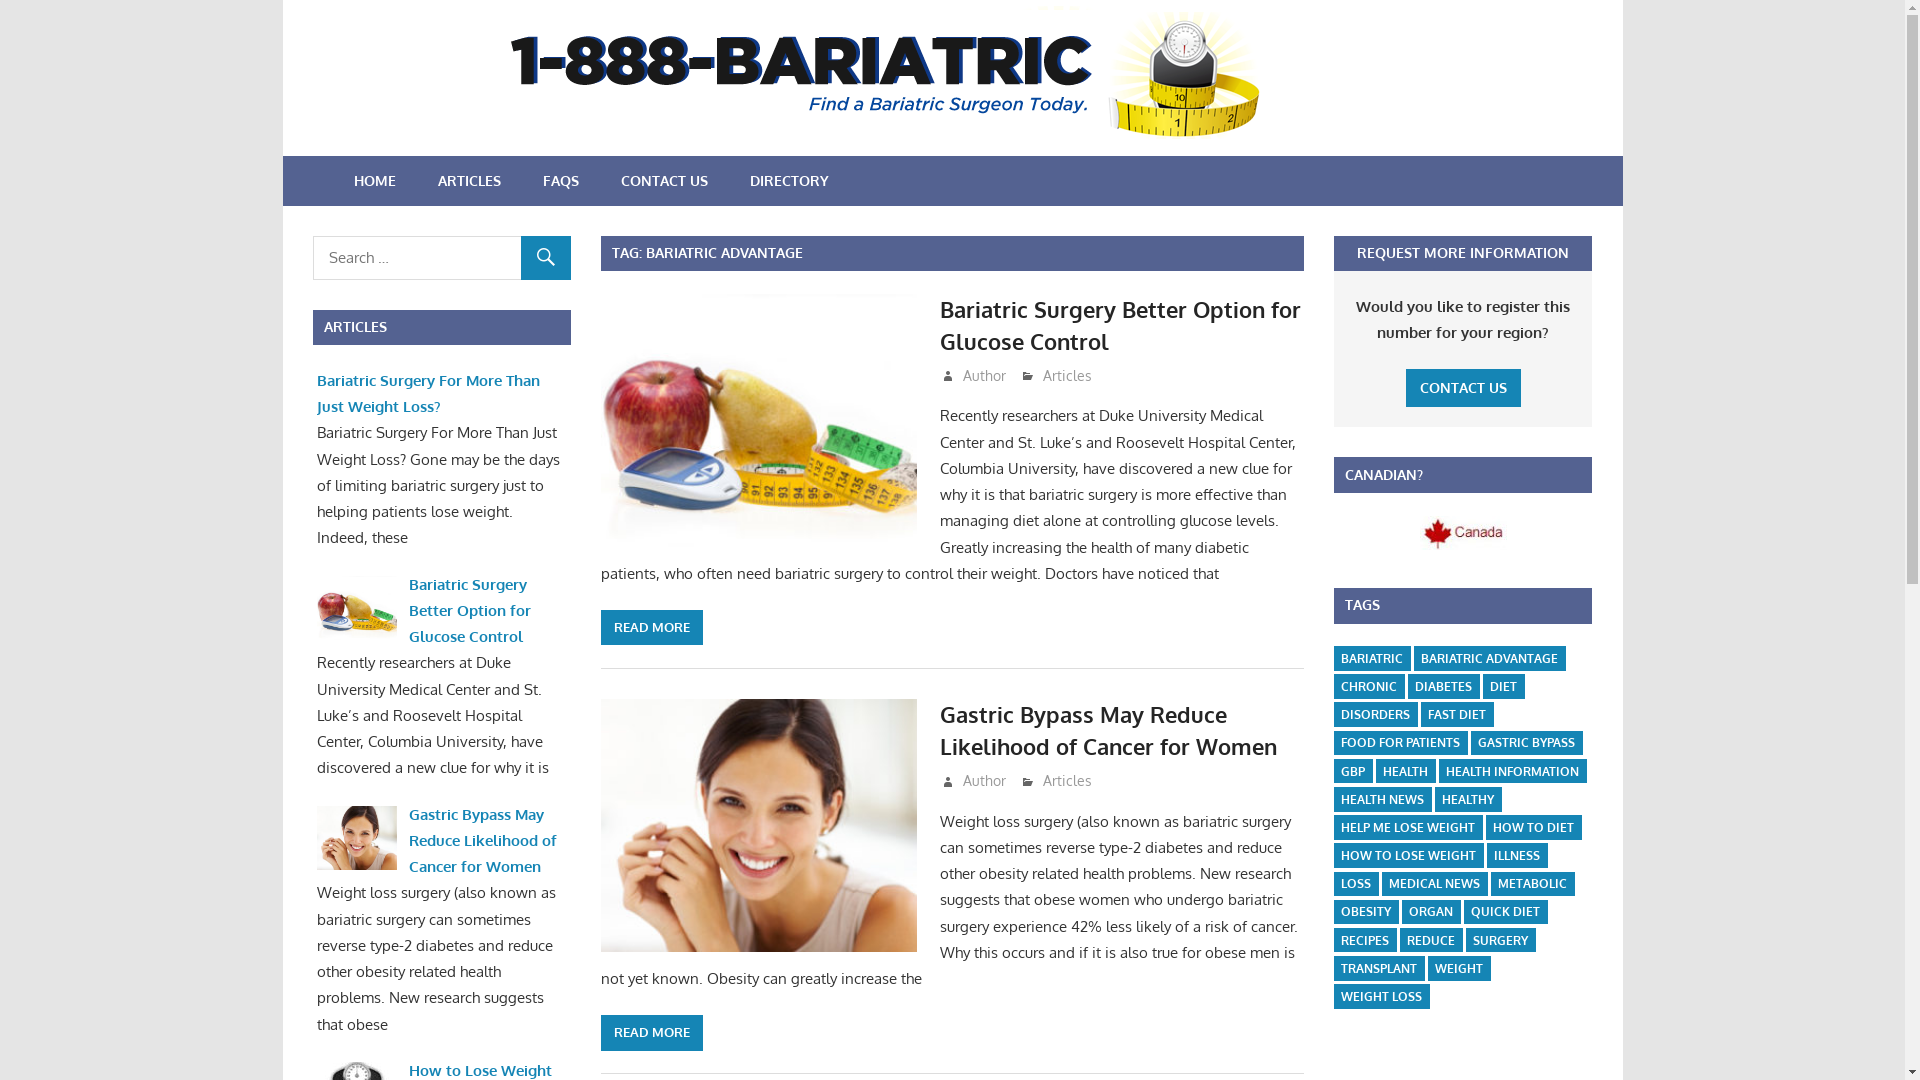  I want to click on 'LOSS', so click(1334, 883).